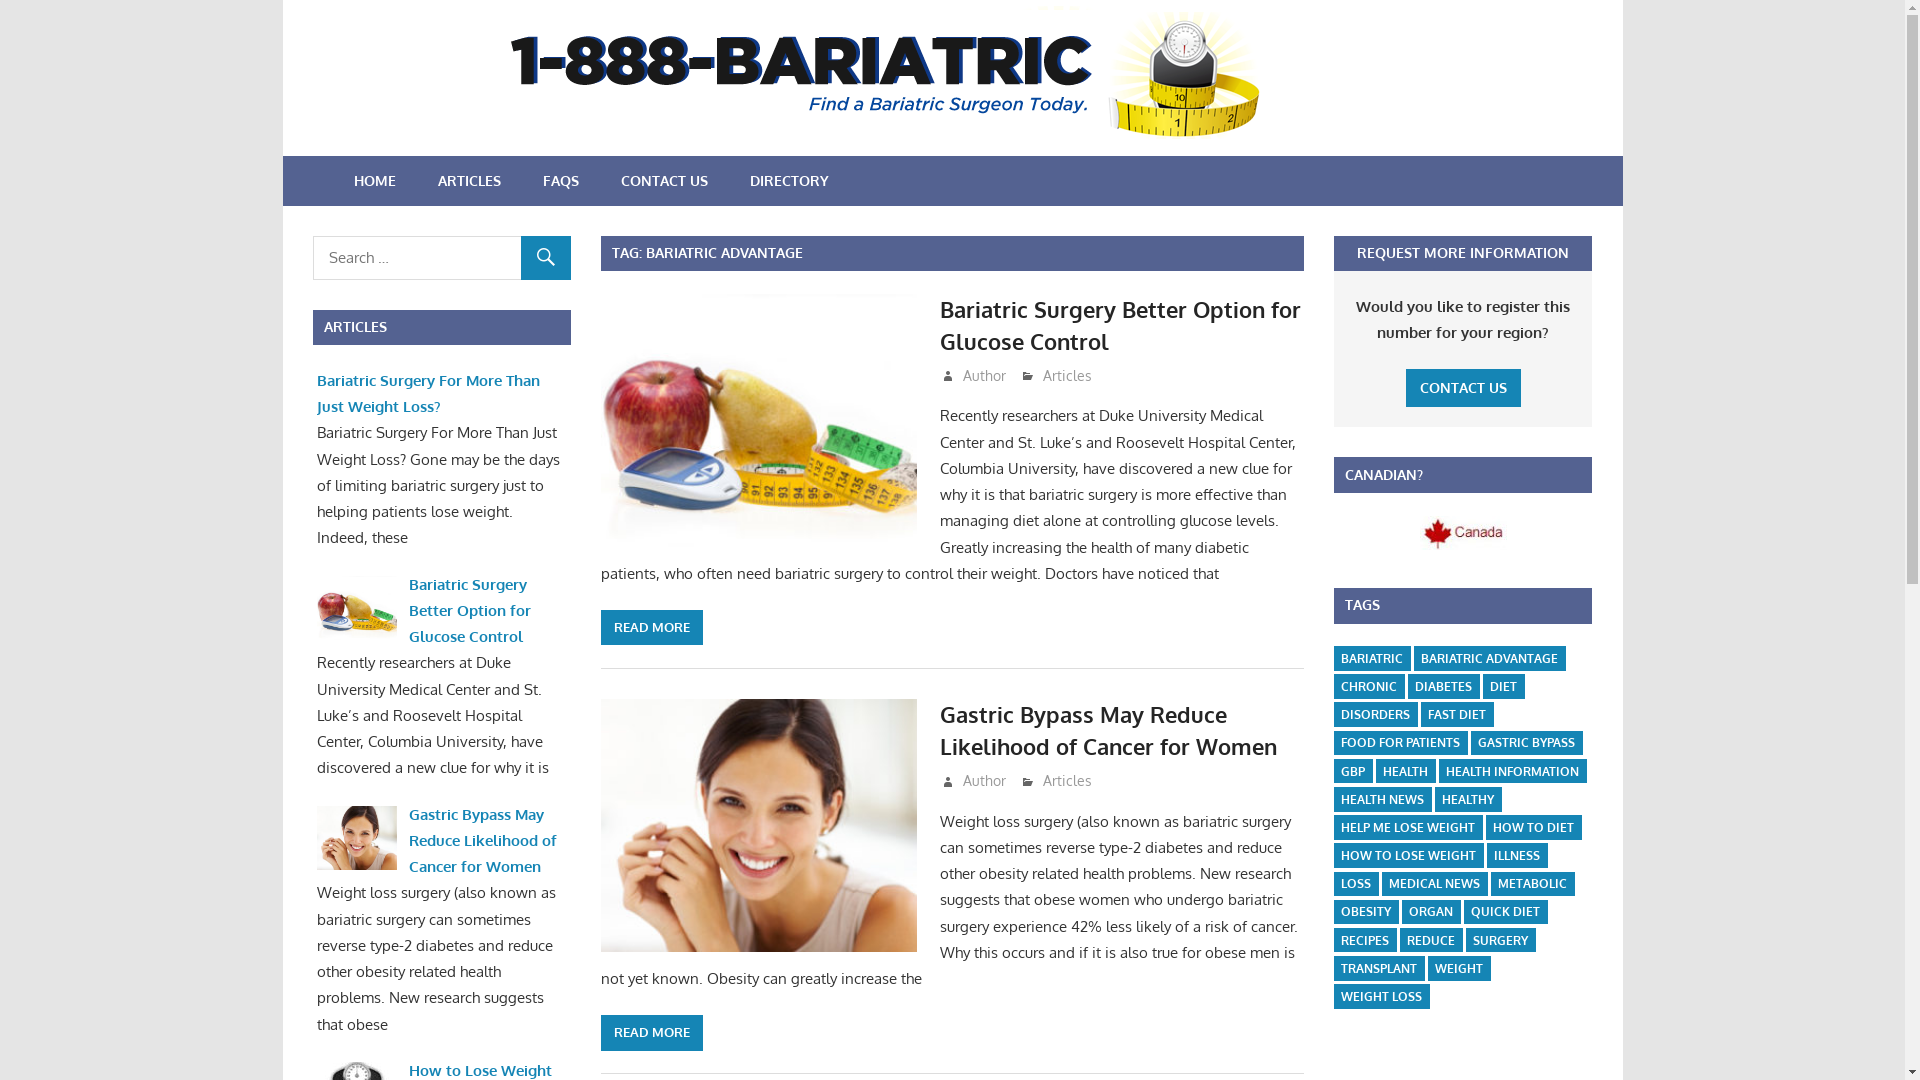  I want to click on 'LOSS', so click(1334, 883).